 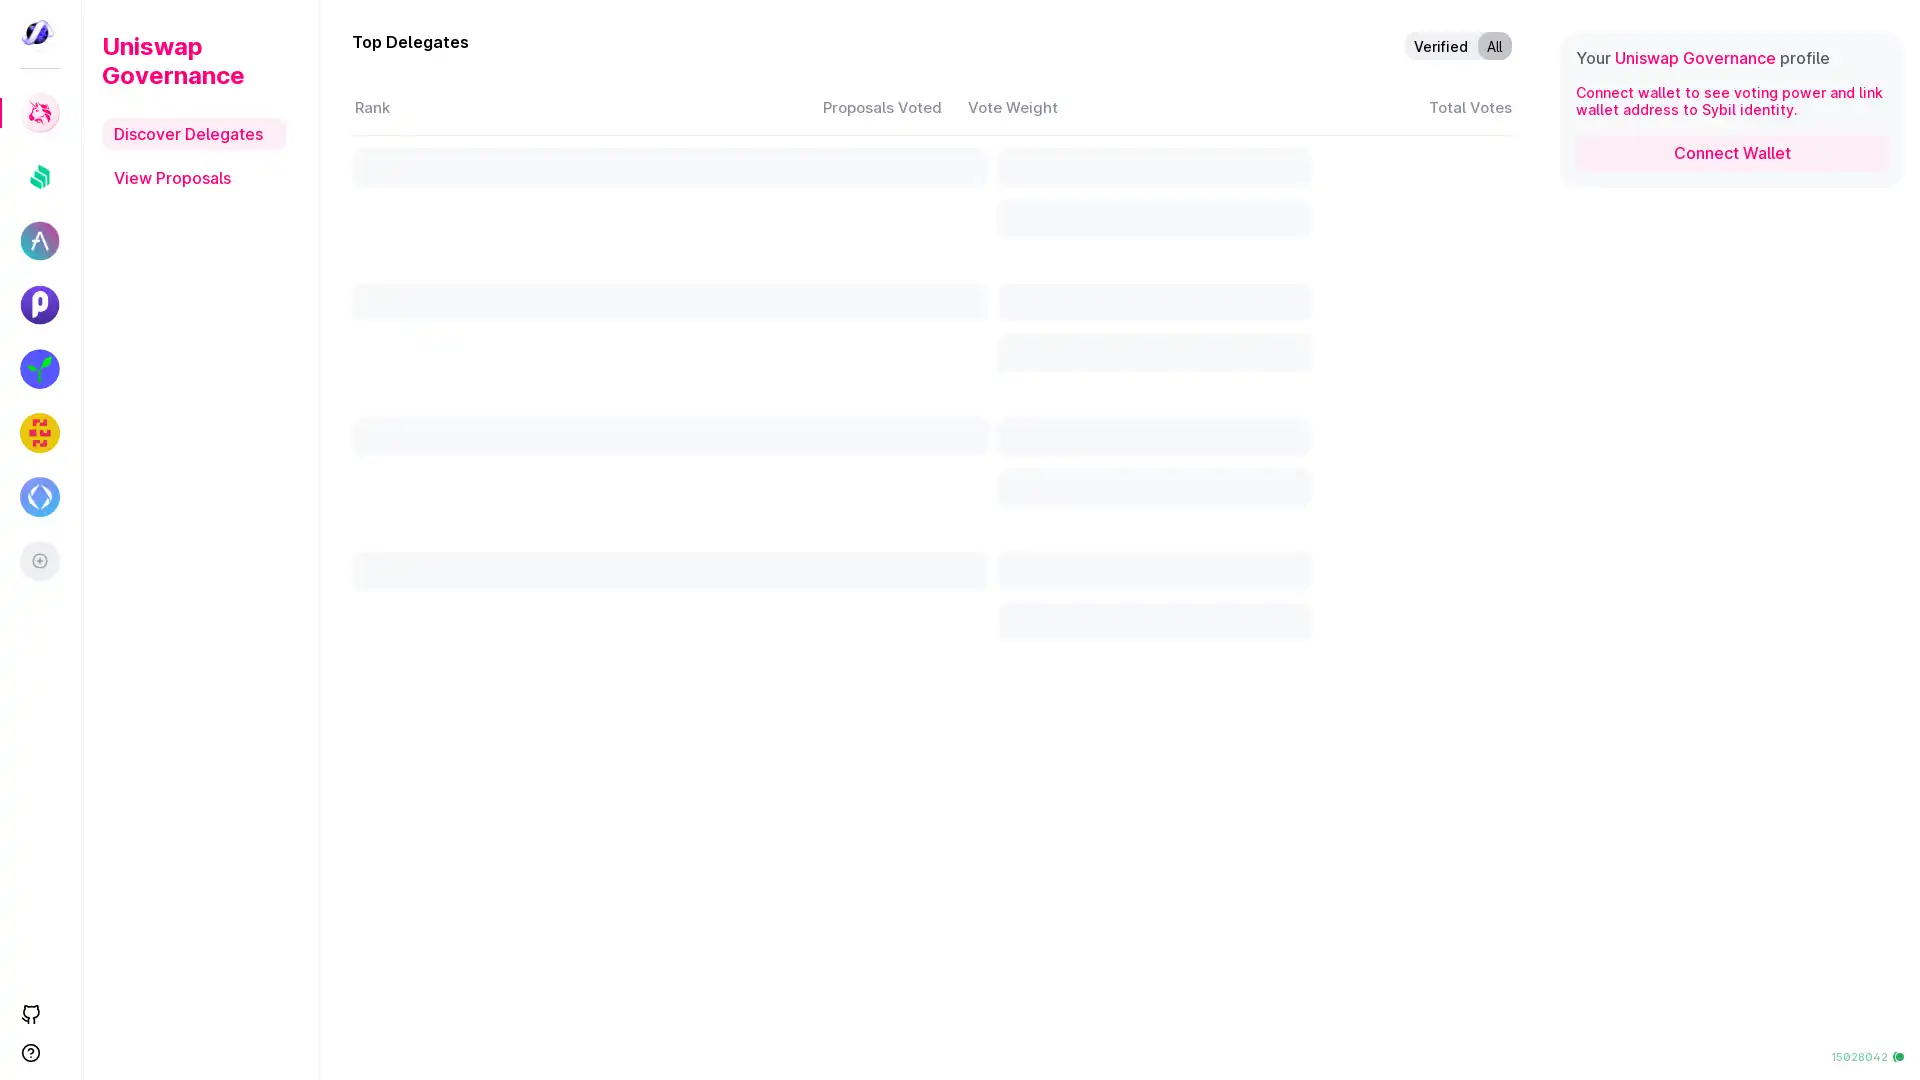 What do you see at coordinates (1731, 152) in the screenshot?
I see `Connect Wallet` at bounding box center [1731, 152].